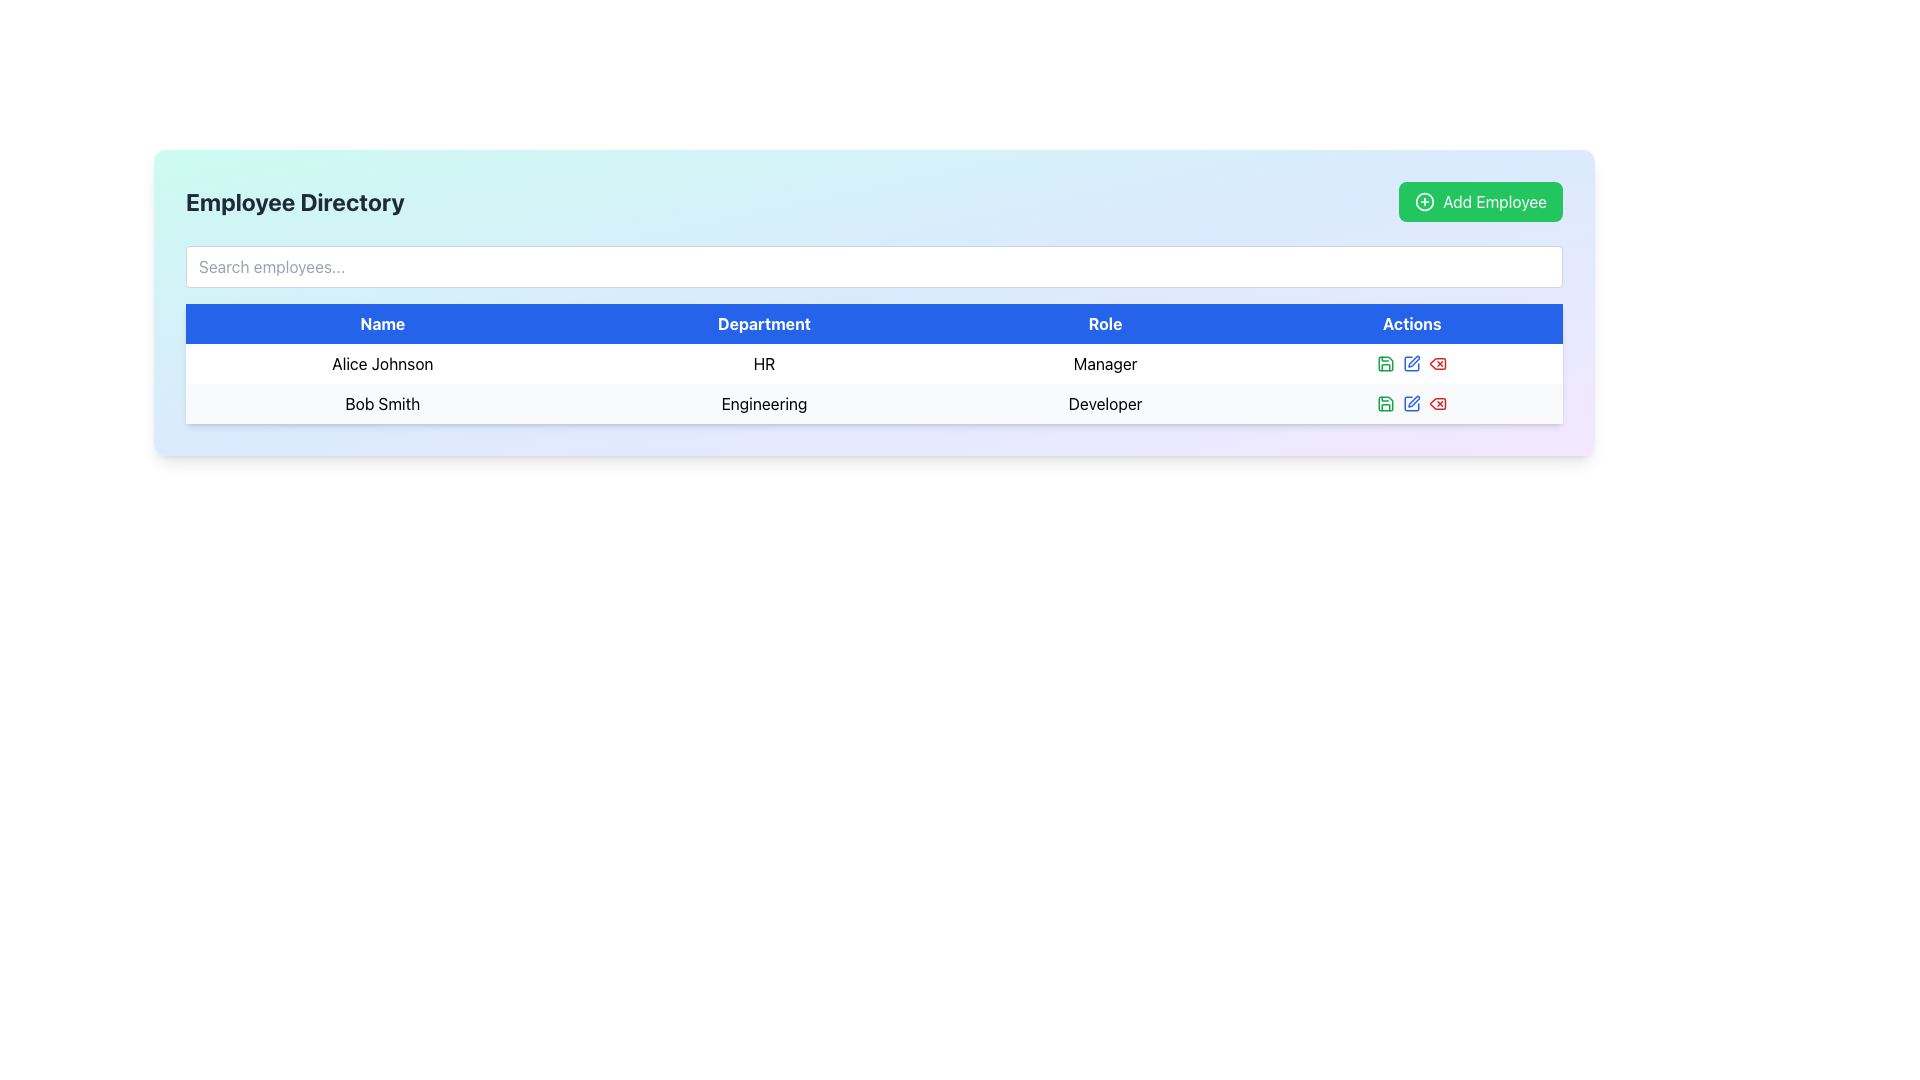 The width and height of the screenshot is (1920, 1080). Describe the element at coordinates (382, 363) in the screenshot. I see `the text label 'Alice Johnson' located in the first row under the 'Name' column of the table` at that location.